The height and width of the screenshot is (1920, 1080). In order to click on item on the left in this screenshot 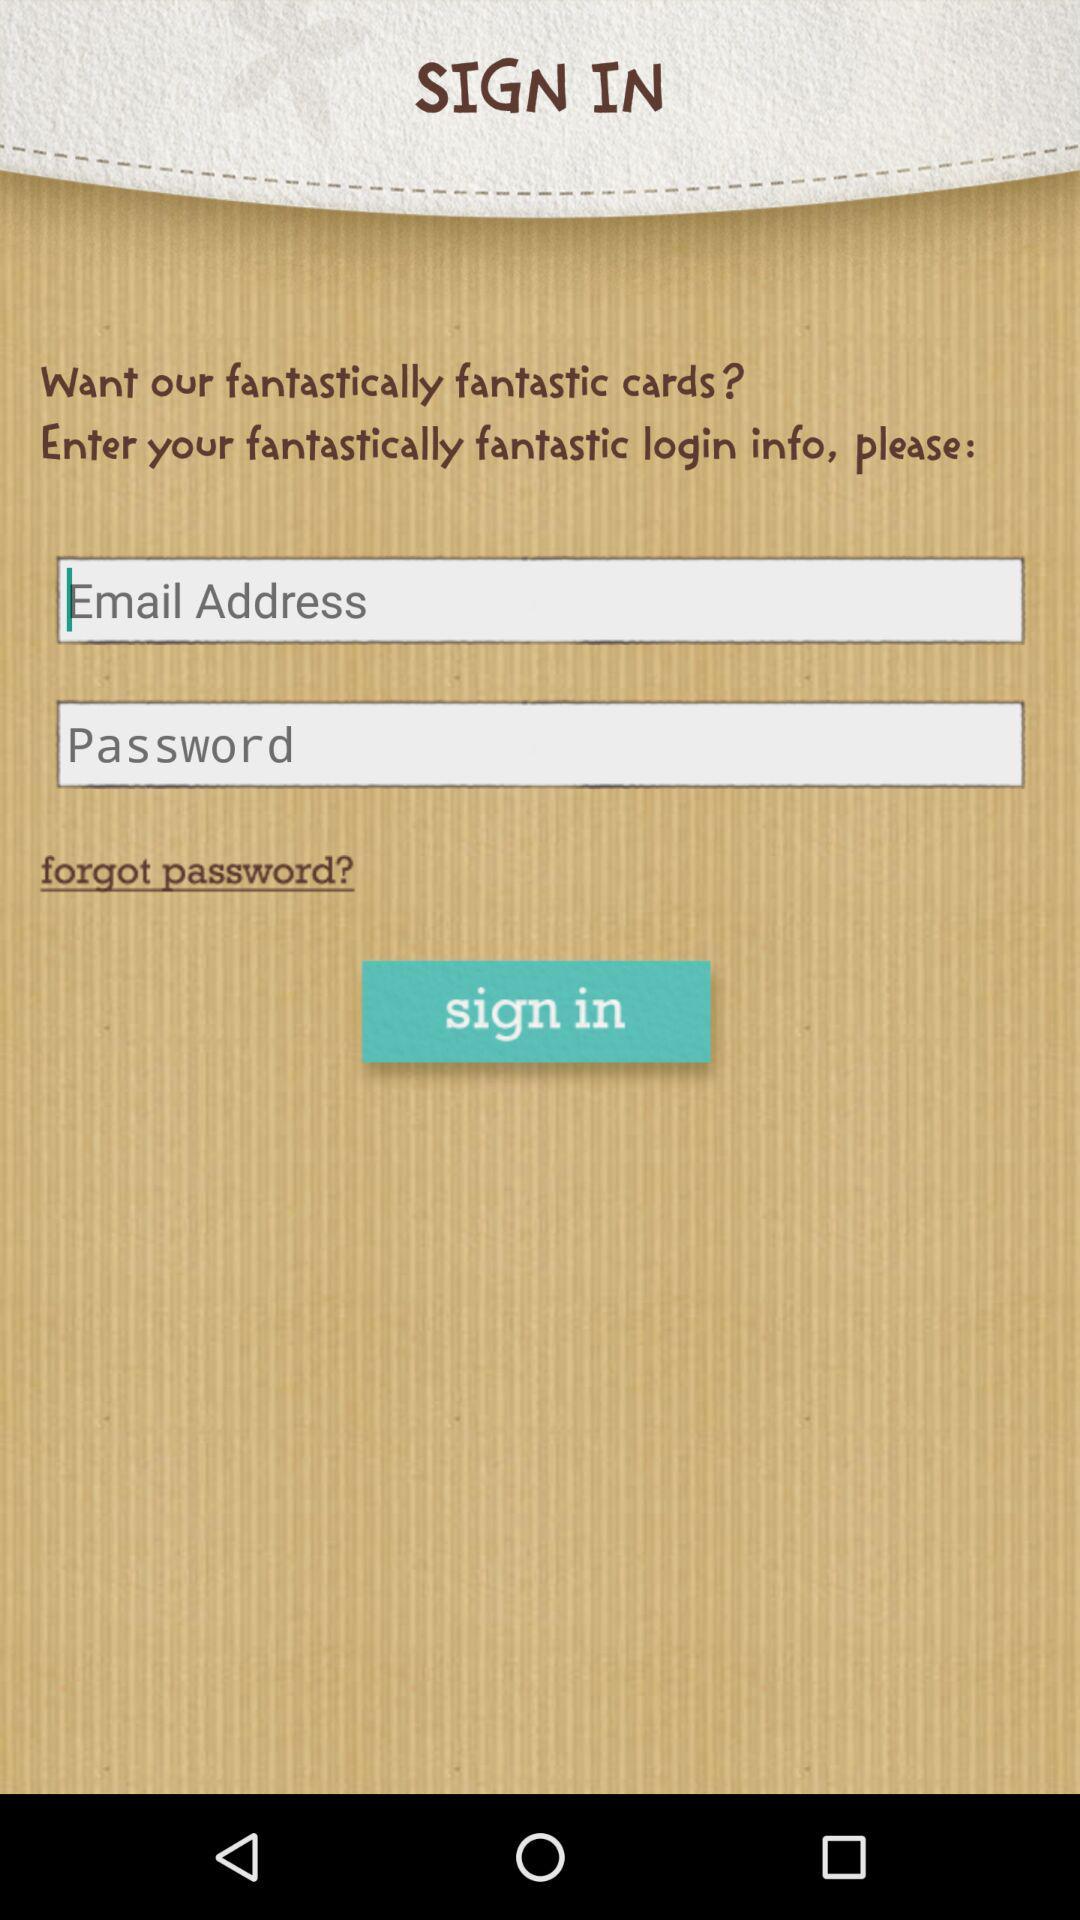, I will do `click(197, 874)`.